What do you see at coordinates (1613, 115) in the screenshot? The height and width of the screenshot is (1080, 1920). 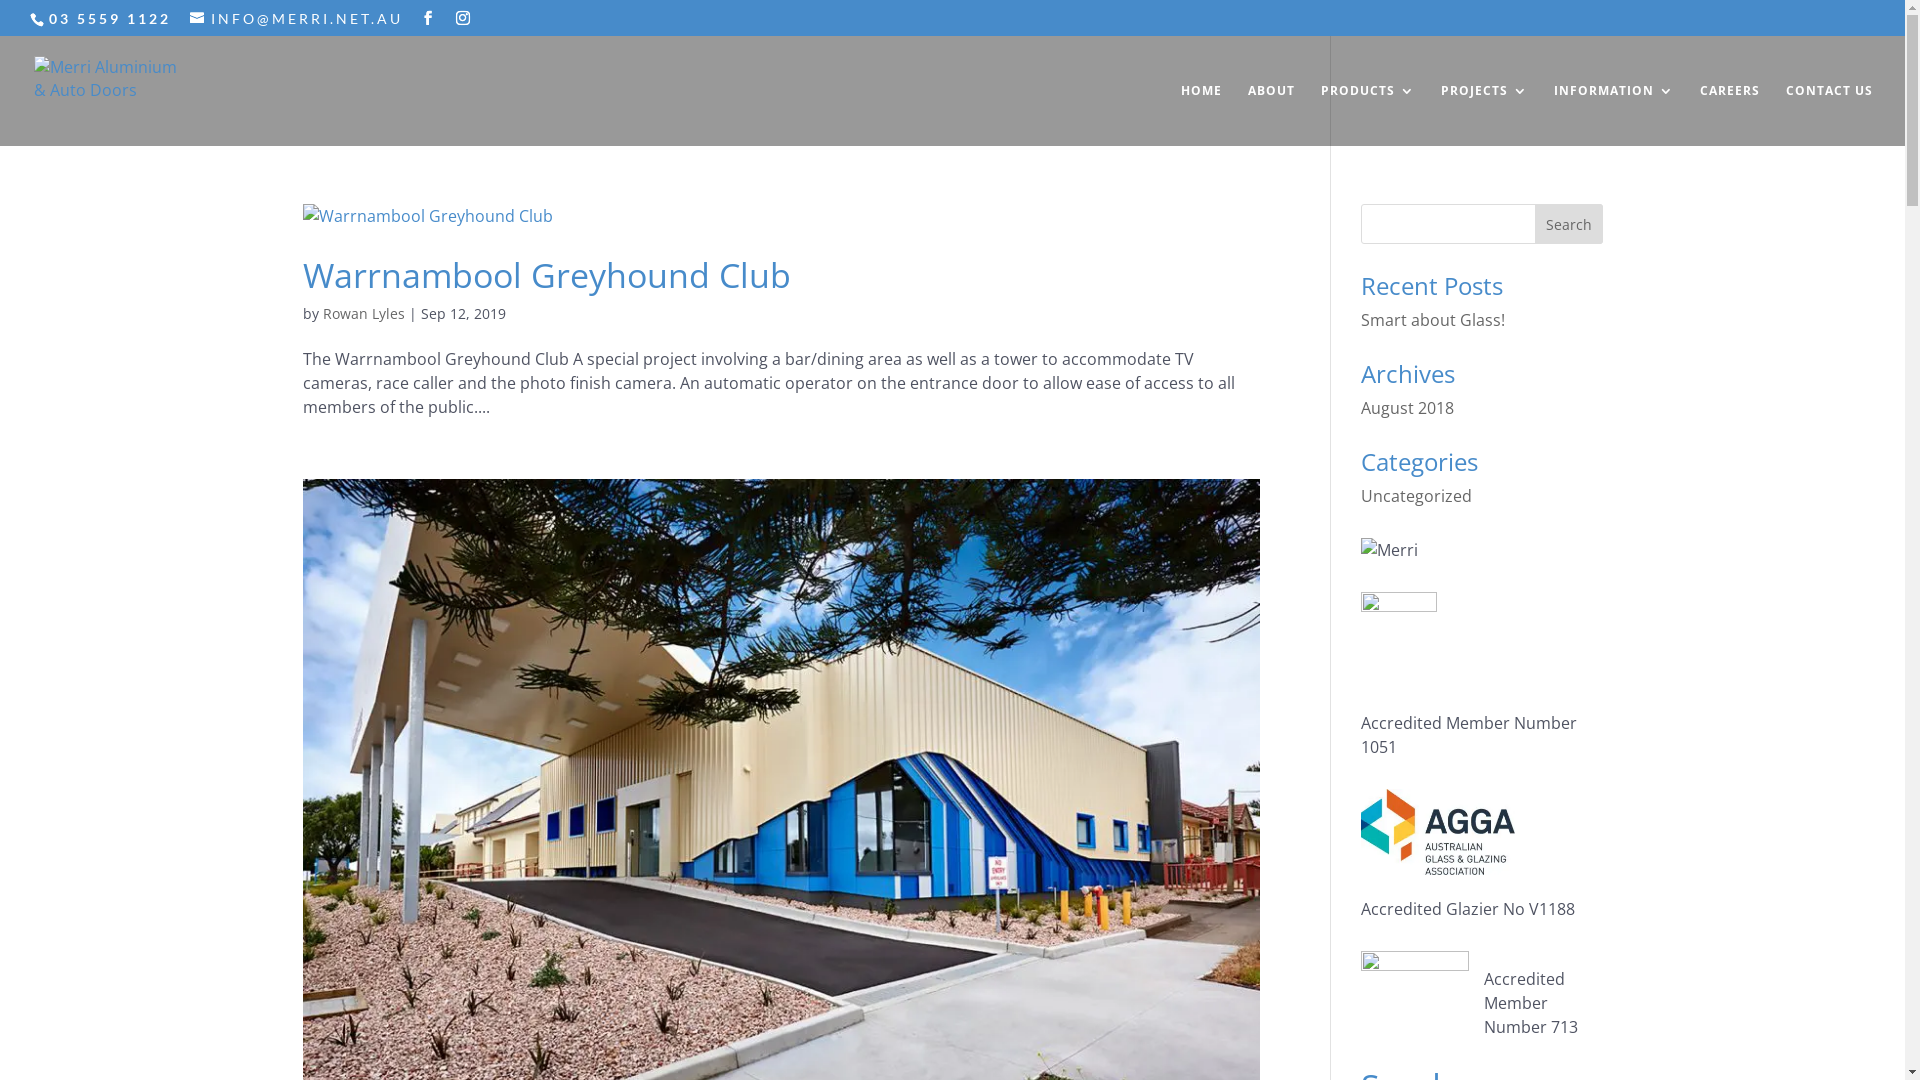 I see `'INFORMATION'` at bounding box center [1613, 115].